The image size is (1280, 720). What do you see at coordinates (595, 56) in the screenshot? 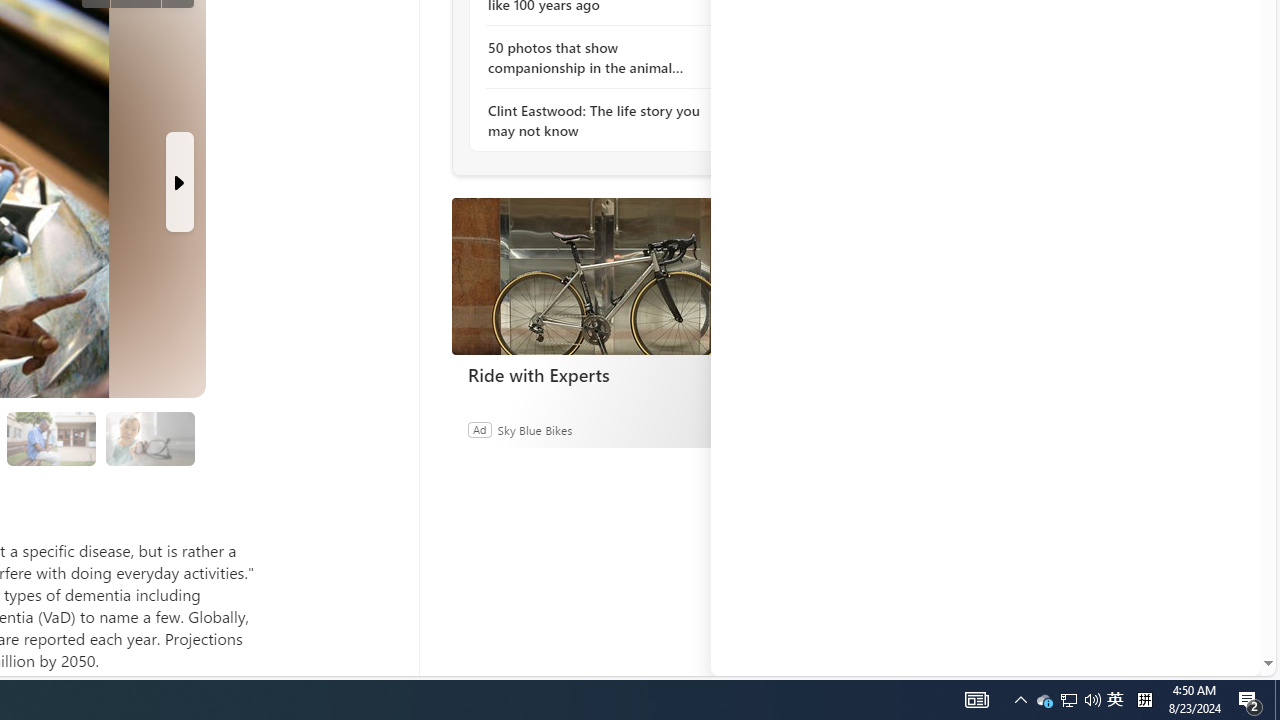
I see `'50 photos that show companionship in the animal kingdom'` at bounding box center [595, 56].